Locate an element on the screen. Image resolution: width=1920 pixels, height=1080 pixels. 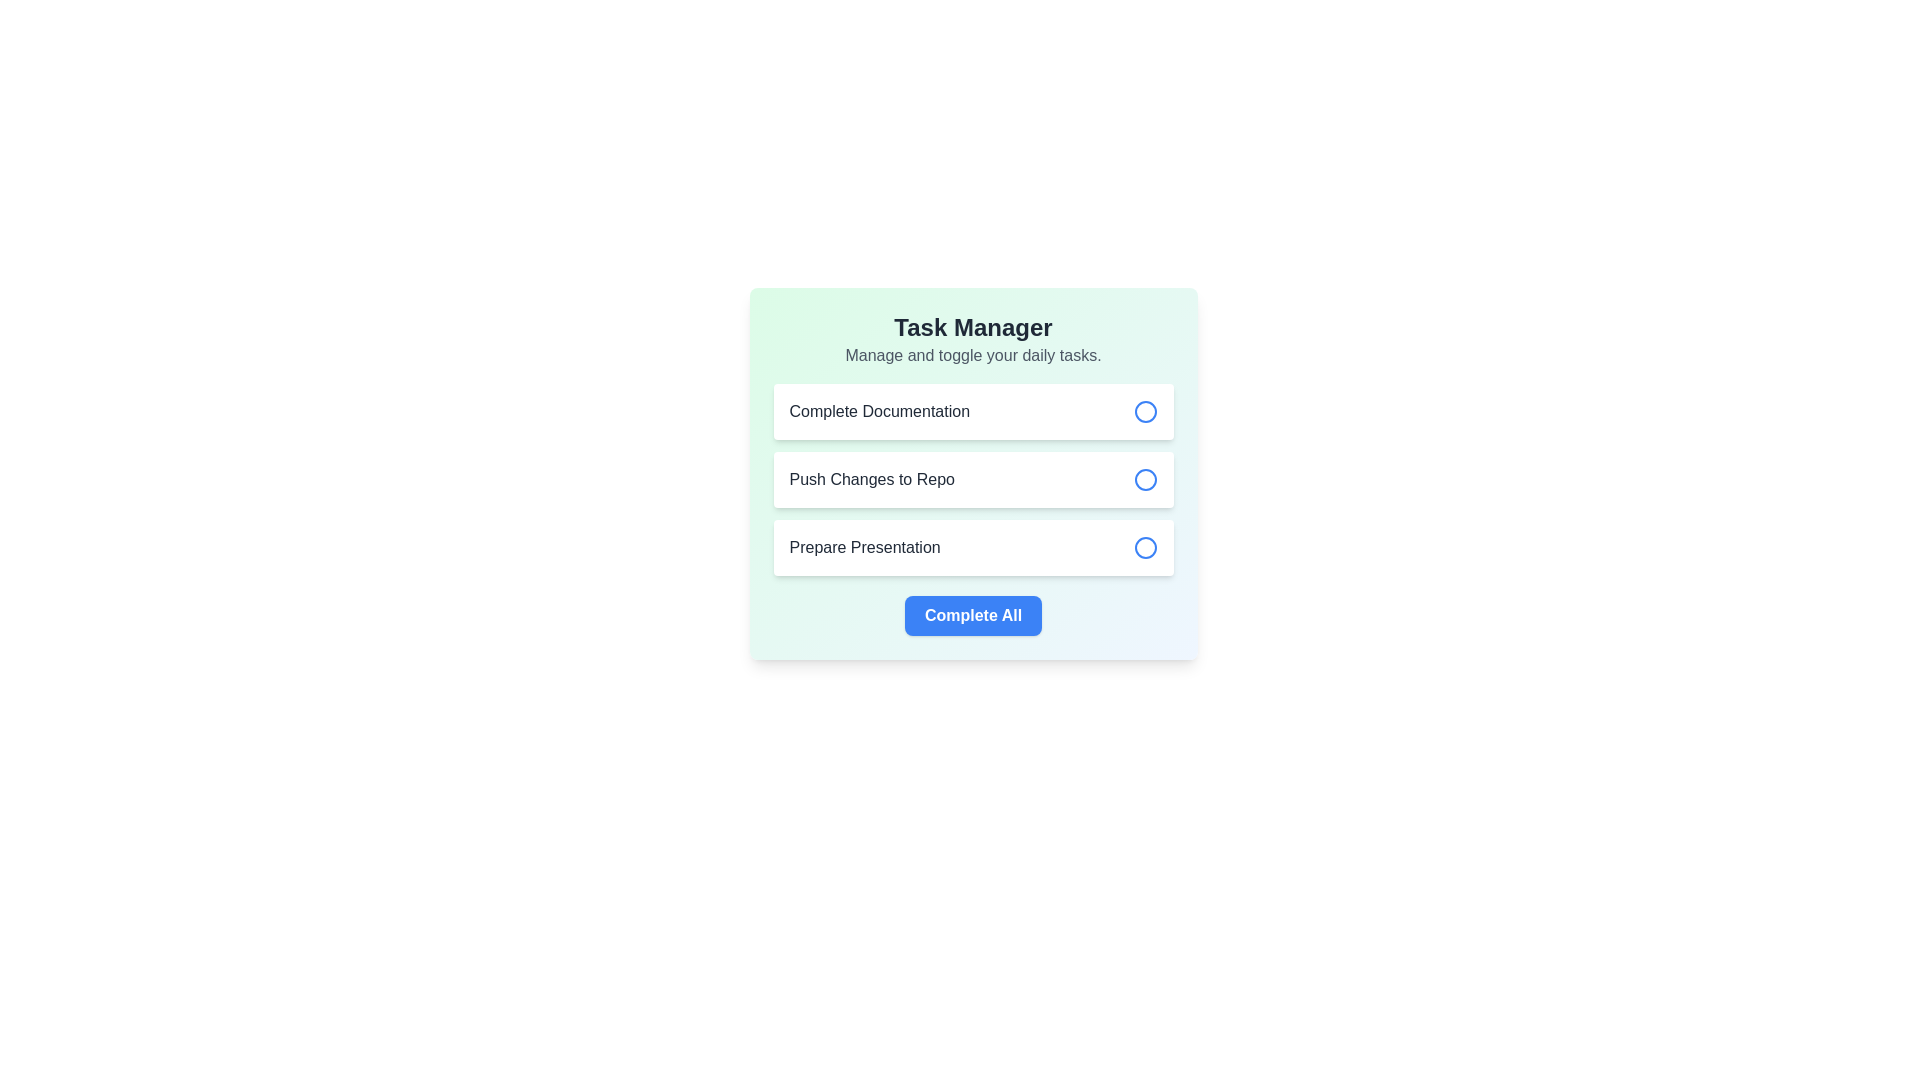
the circular interactive checkbox next to the task 'Push Changes to Repo' to mark it as done is located at coordinates (973, 479).